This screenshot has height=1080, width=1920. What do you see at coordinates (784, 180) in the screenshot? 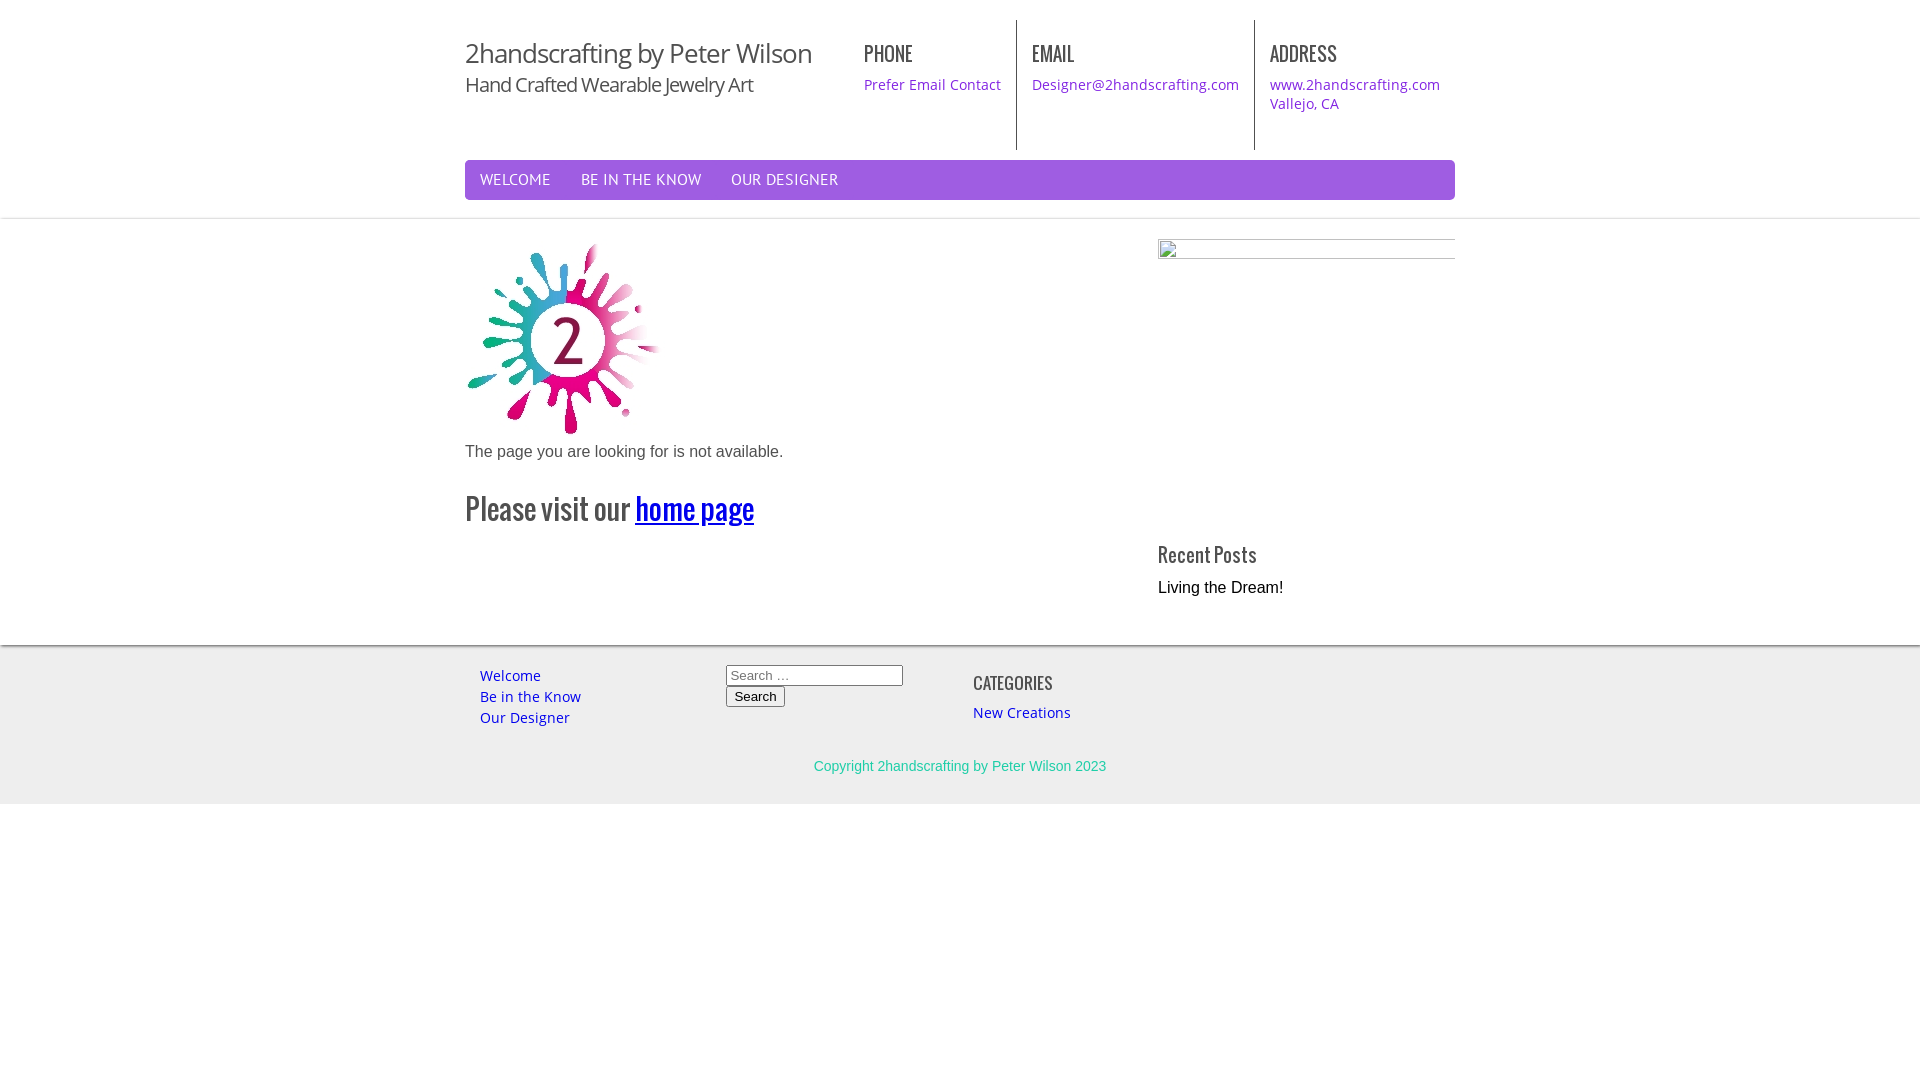
I see `'OUR DESIGNER'` at bounding box center [784, 180].